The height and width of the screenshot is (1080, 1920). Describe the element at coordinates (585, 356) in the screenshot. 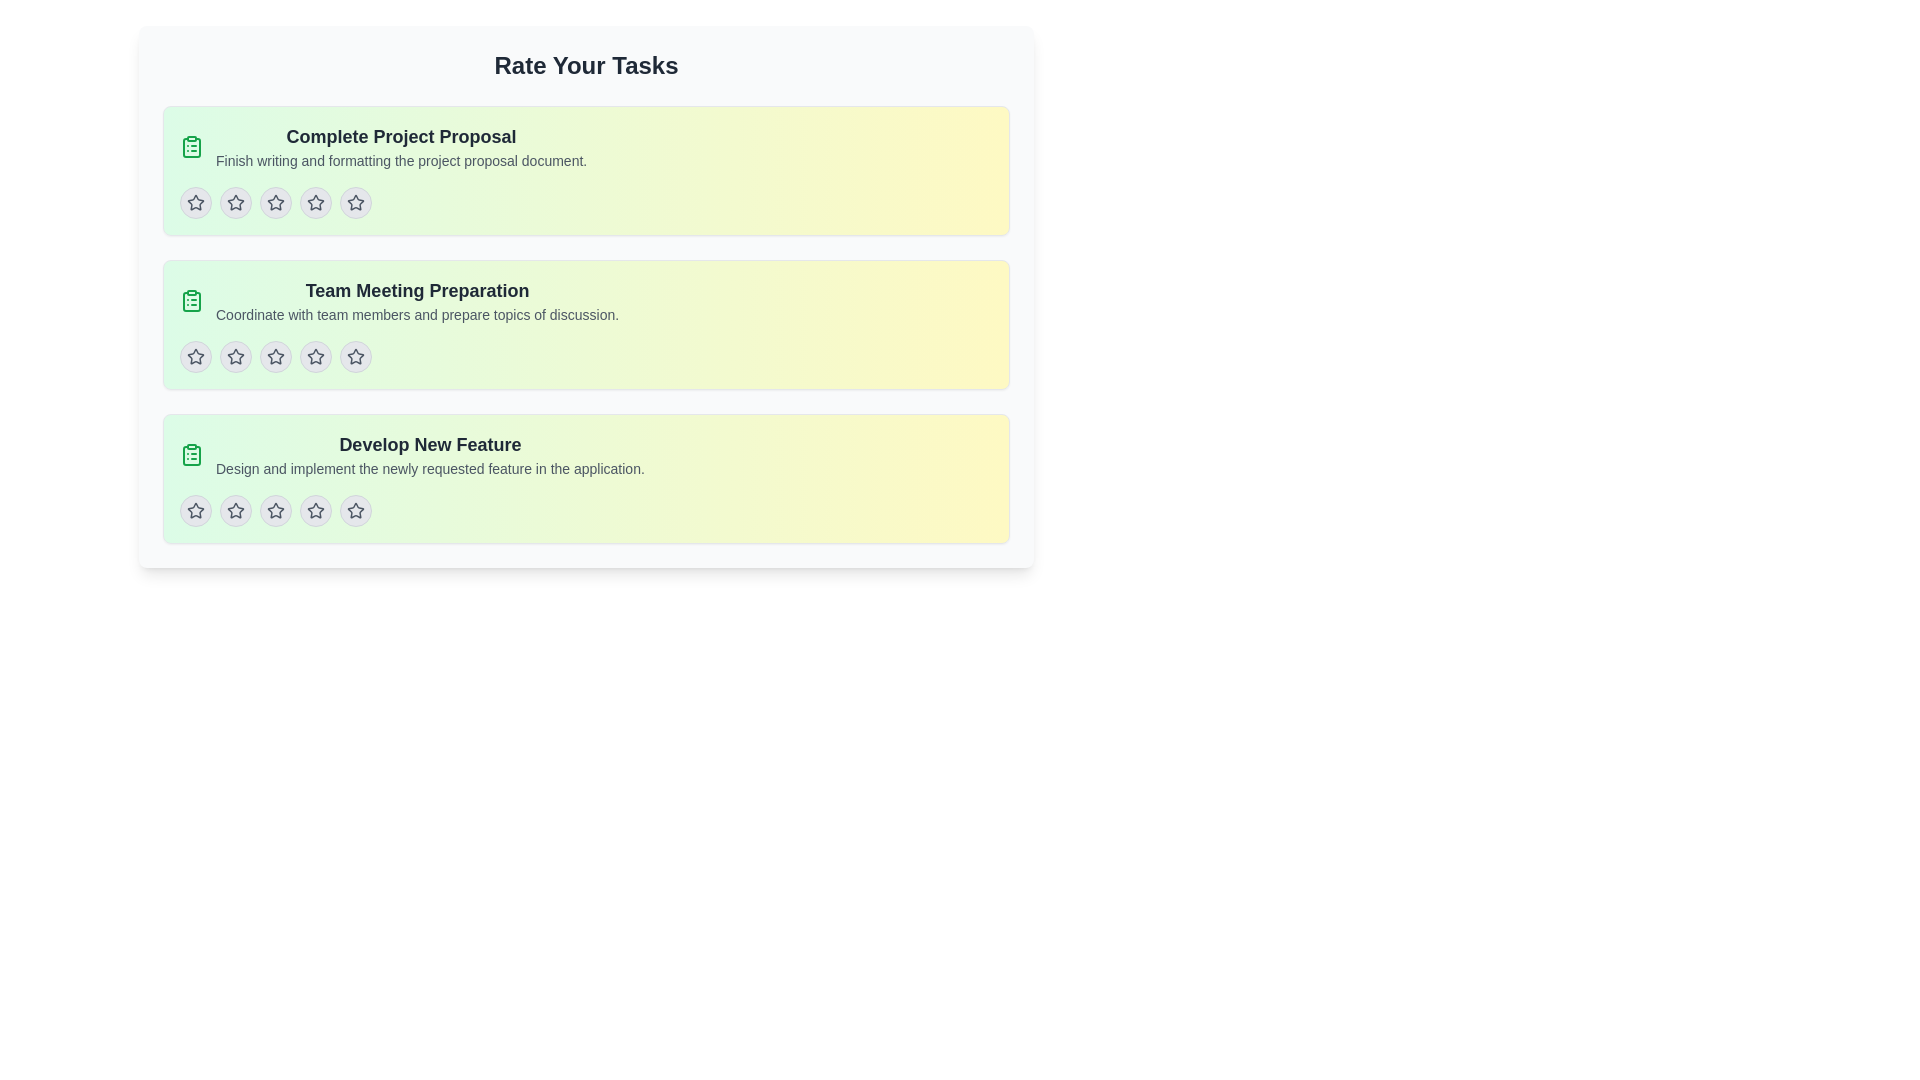

I see `rating component for 'Team Meeting Preparation', which is the second rating bar beneath the task title` at that location.